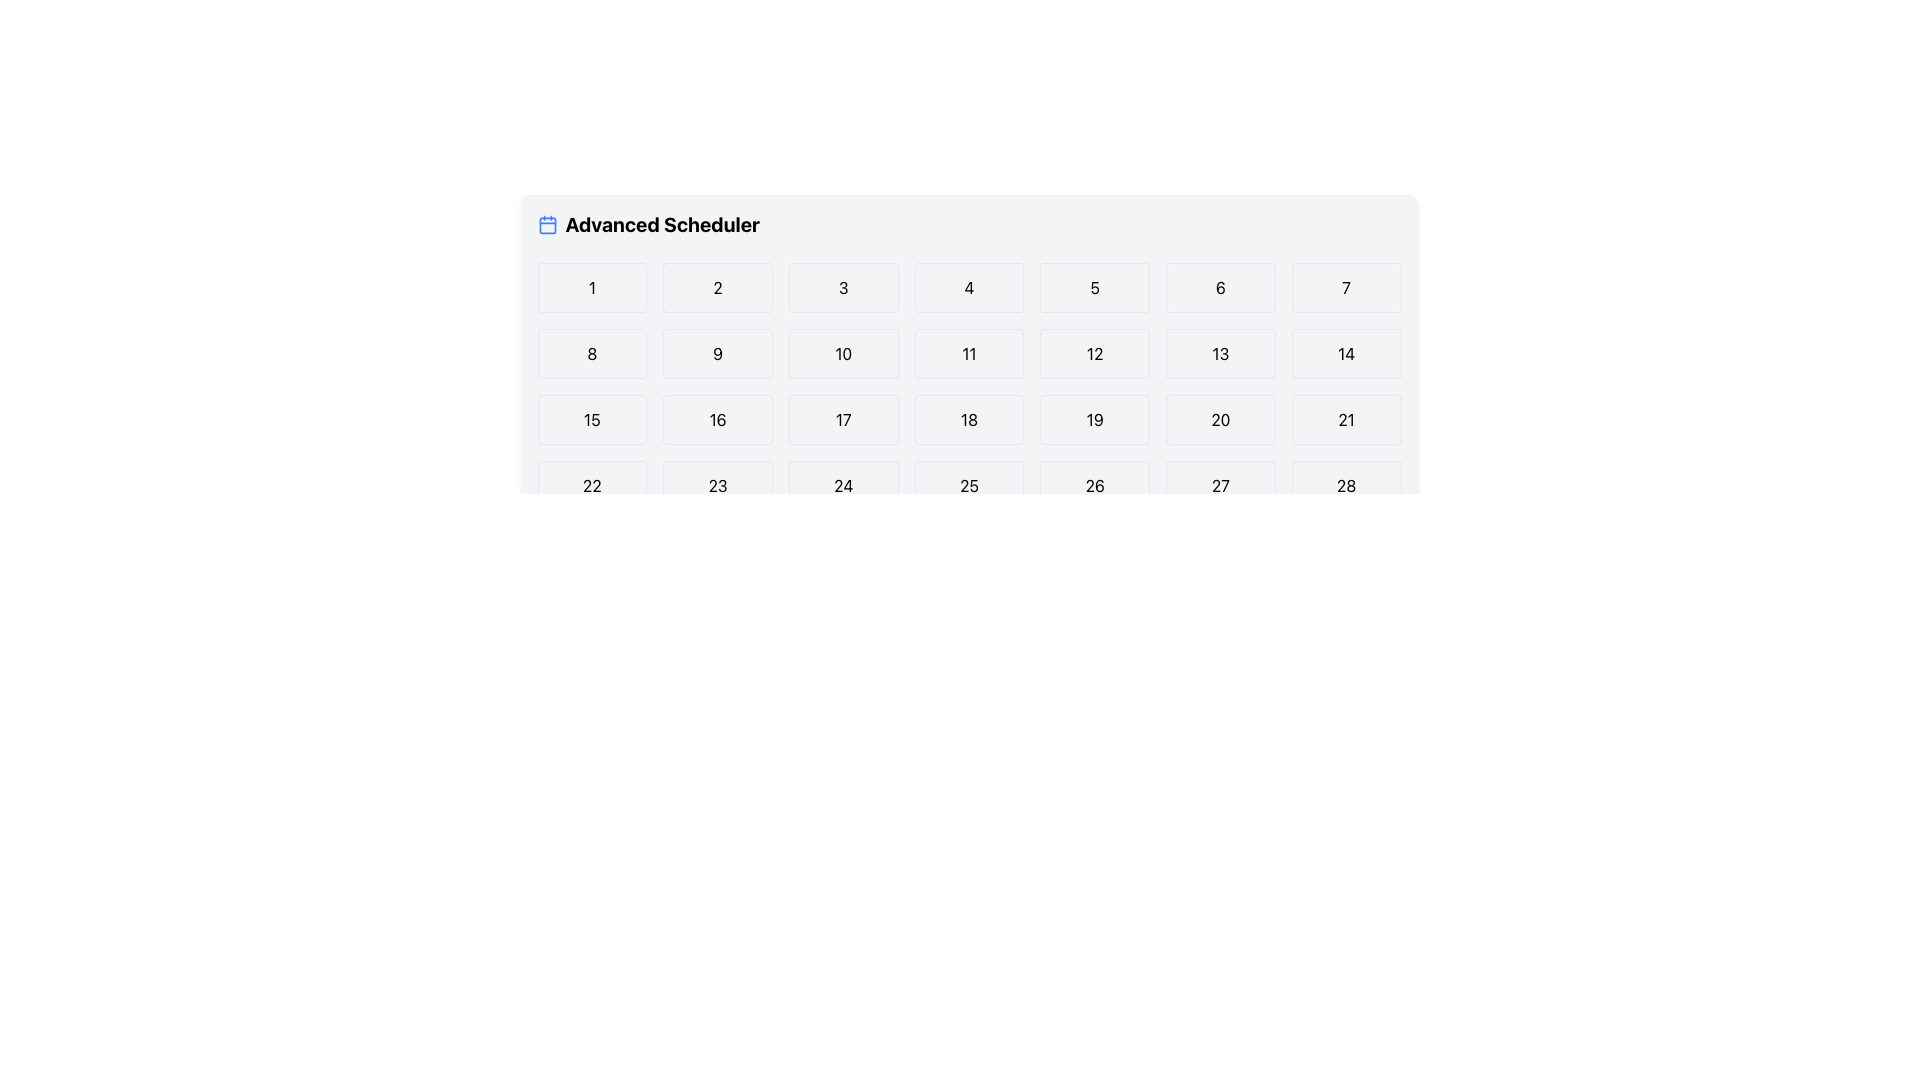 The height and width of the screenshot is (1080, 1920). Describe the element at coordinates (969, 393) in the screenshot. I see `across the dates in the 'Advanced Scheduler' calendar component, which features a blue calendar icon and a grid layout of date buttons` at that location.